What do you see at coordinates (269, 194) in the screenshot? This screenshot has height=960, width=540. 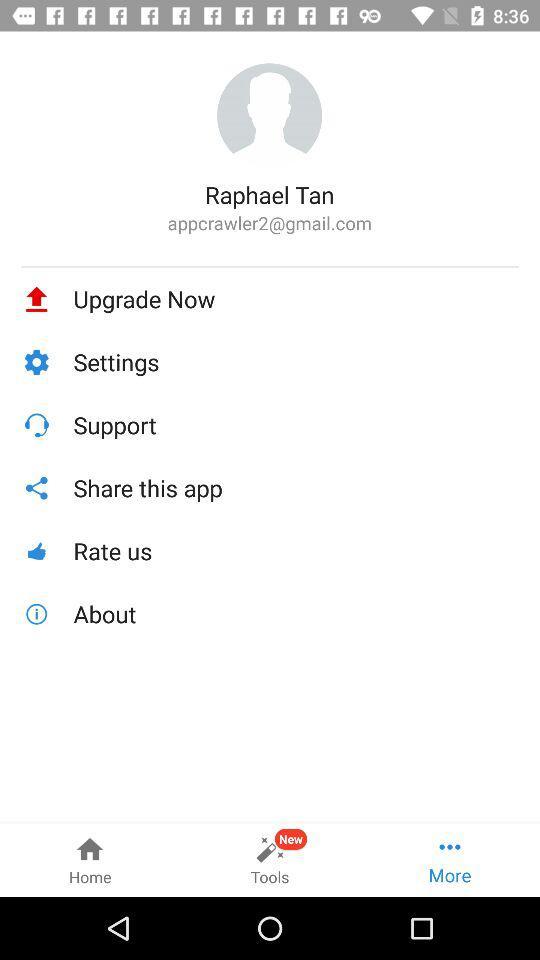 I see `raphael tan icon` at bounding box center [269, 194].